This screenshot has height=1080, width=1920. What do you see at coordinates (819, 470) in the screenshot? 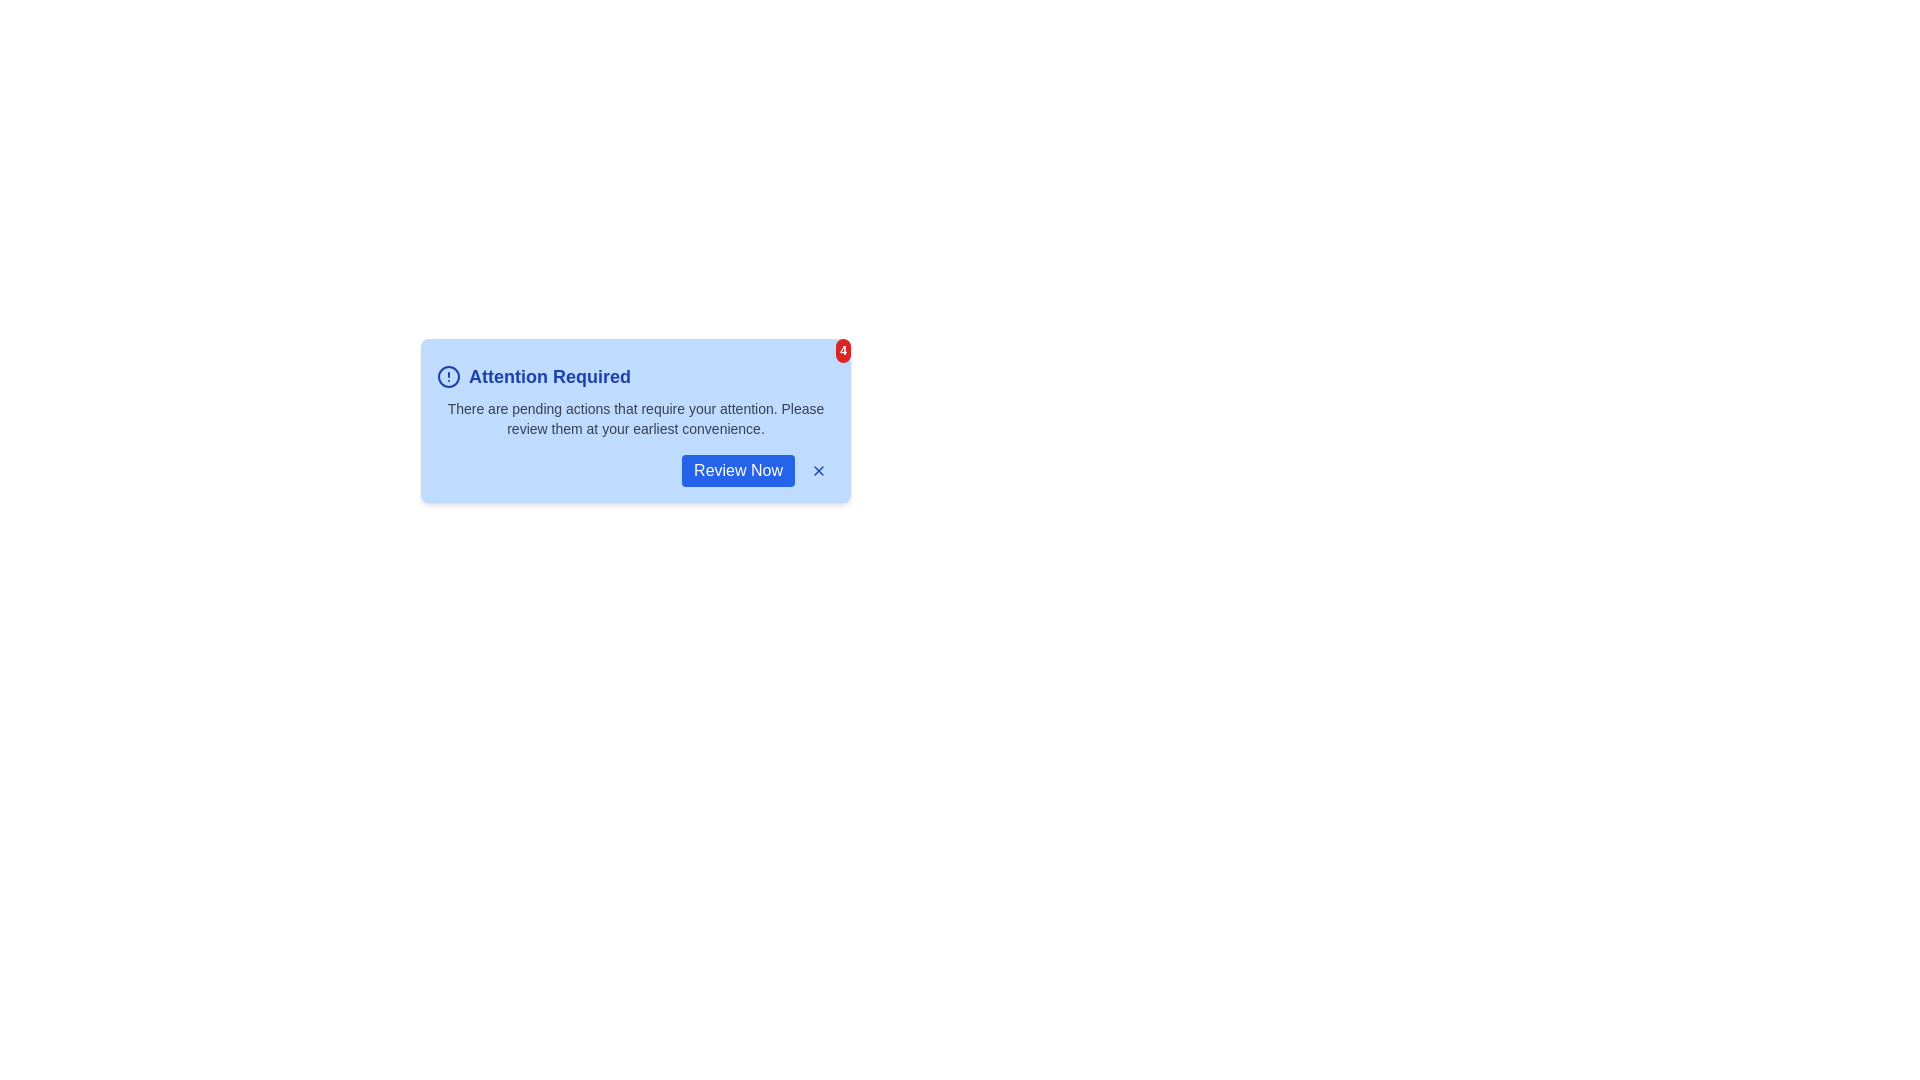
I see `the close icon located at the bottom-right corner of the notification interface` at bounding box center [819, 470].